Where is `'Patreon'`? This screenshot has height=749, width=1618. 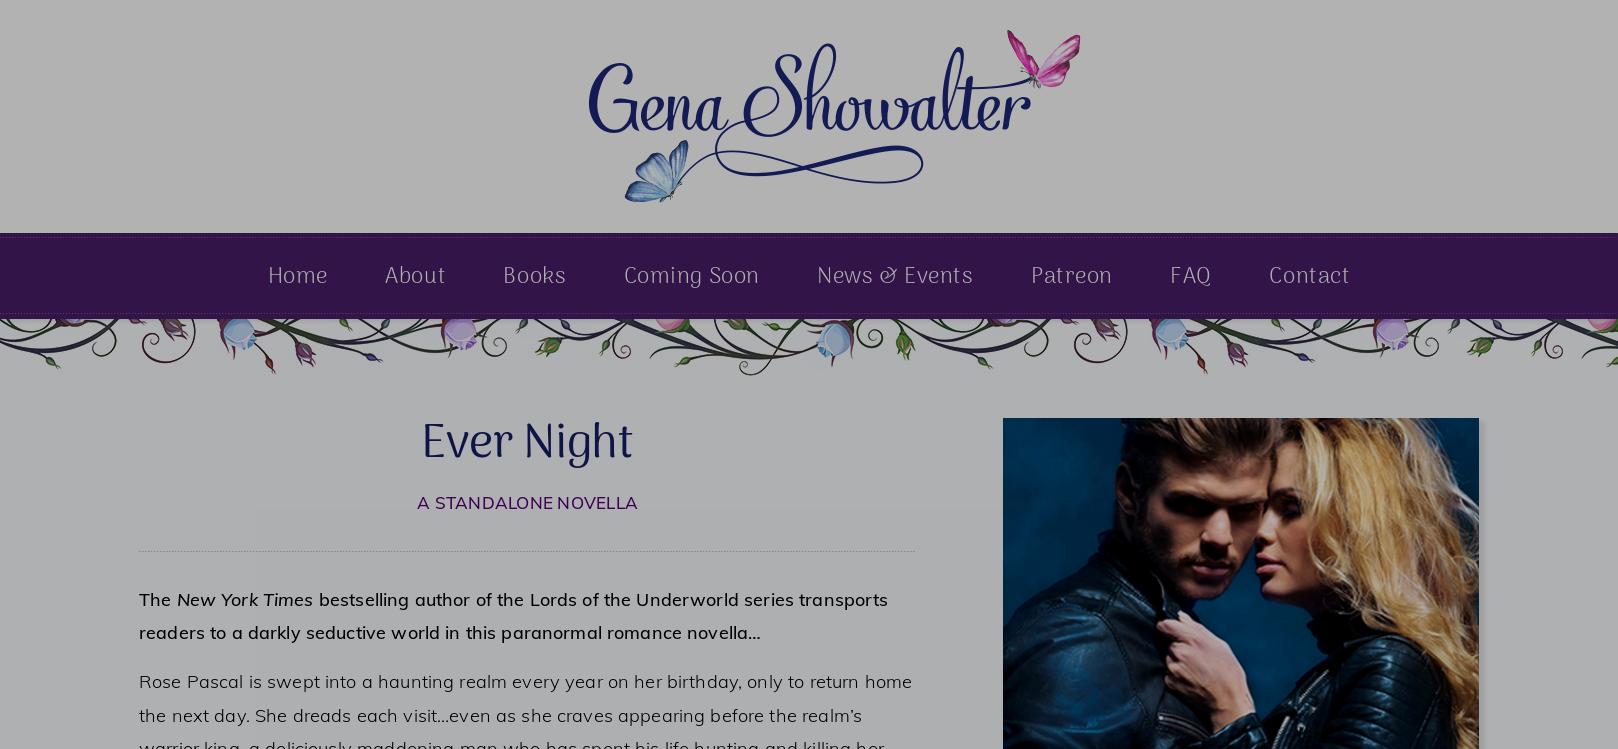
'Patreon' is located at coordinates (1069, 276).